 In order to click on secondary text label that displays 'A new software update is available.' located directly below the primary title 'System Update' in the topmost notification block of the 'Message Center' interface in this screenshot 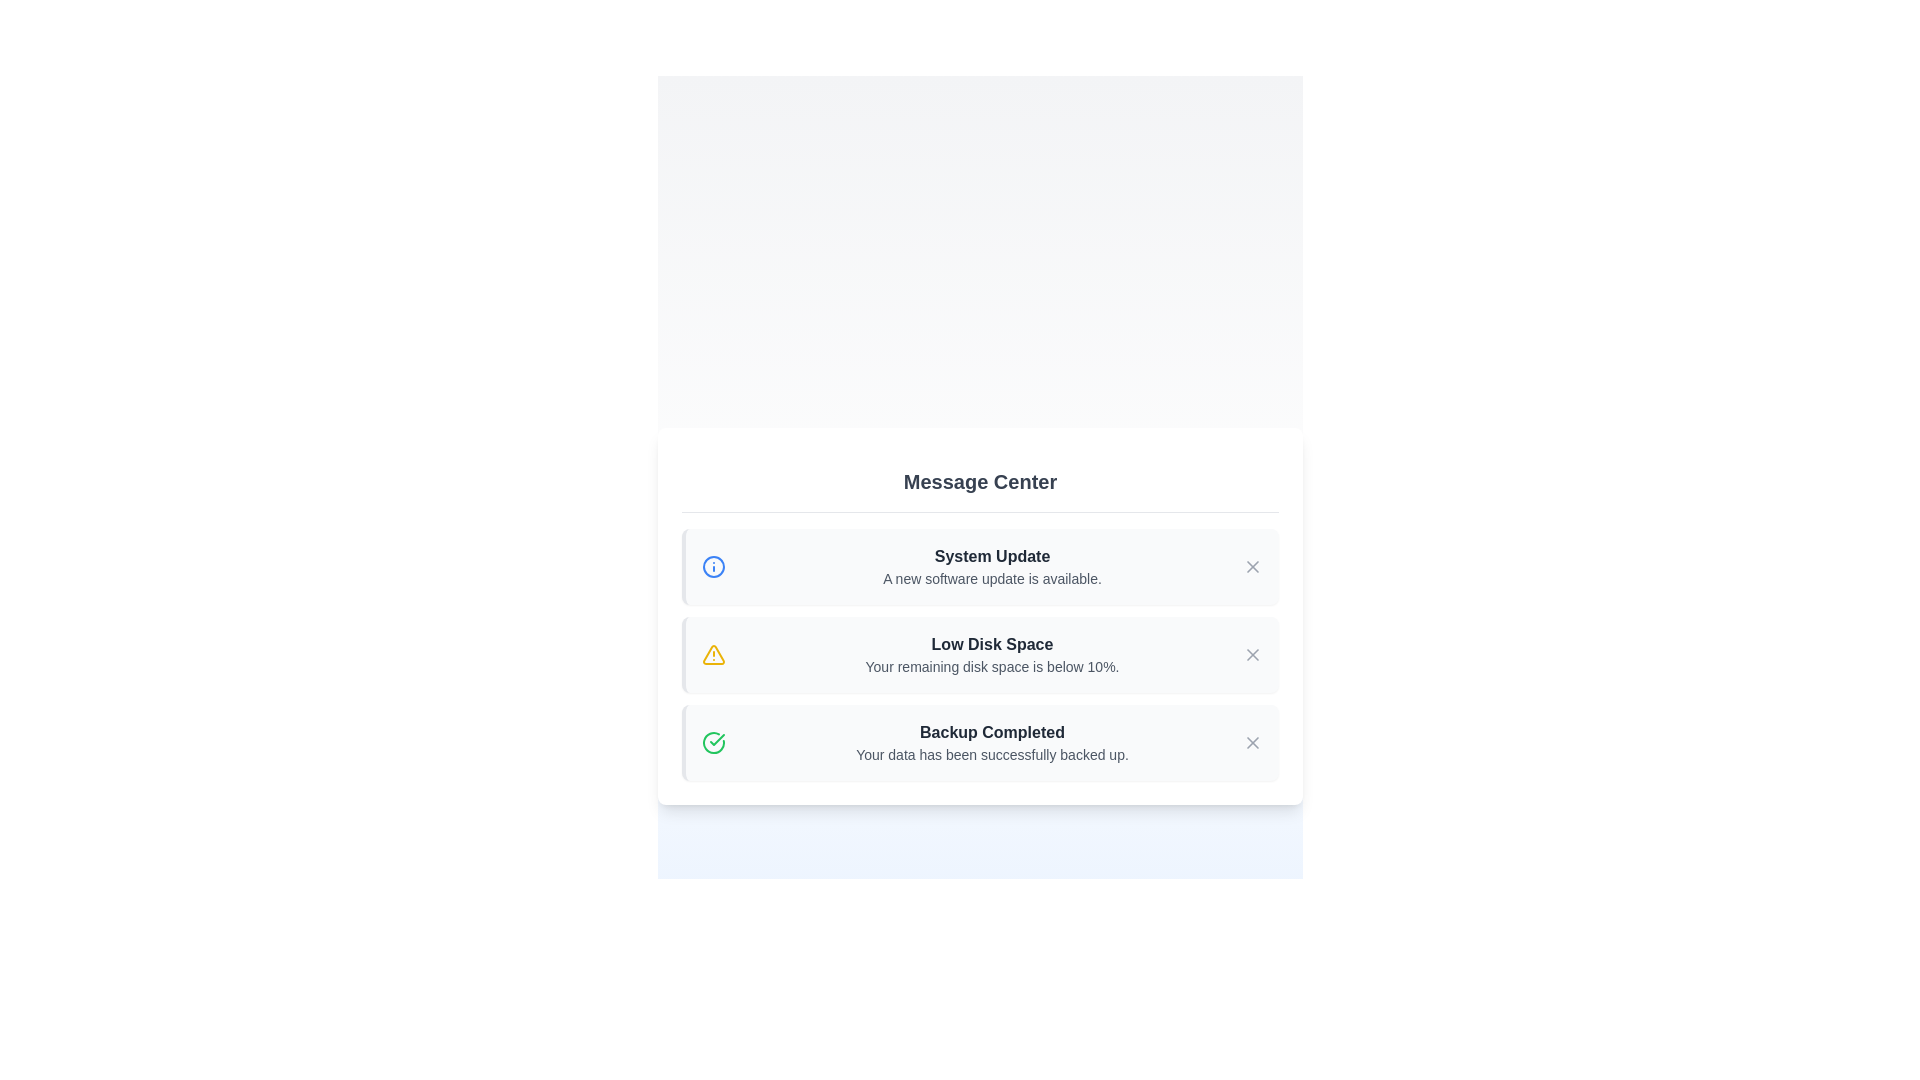, I will do `click(992, 578)`.